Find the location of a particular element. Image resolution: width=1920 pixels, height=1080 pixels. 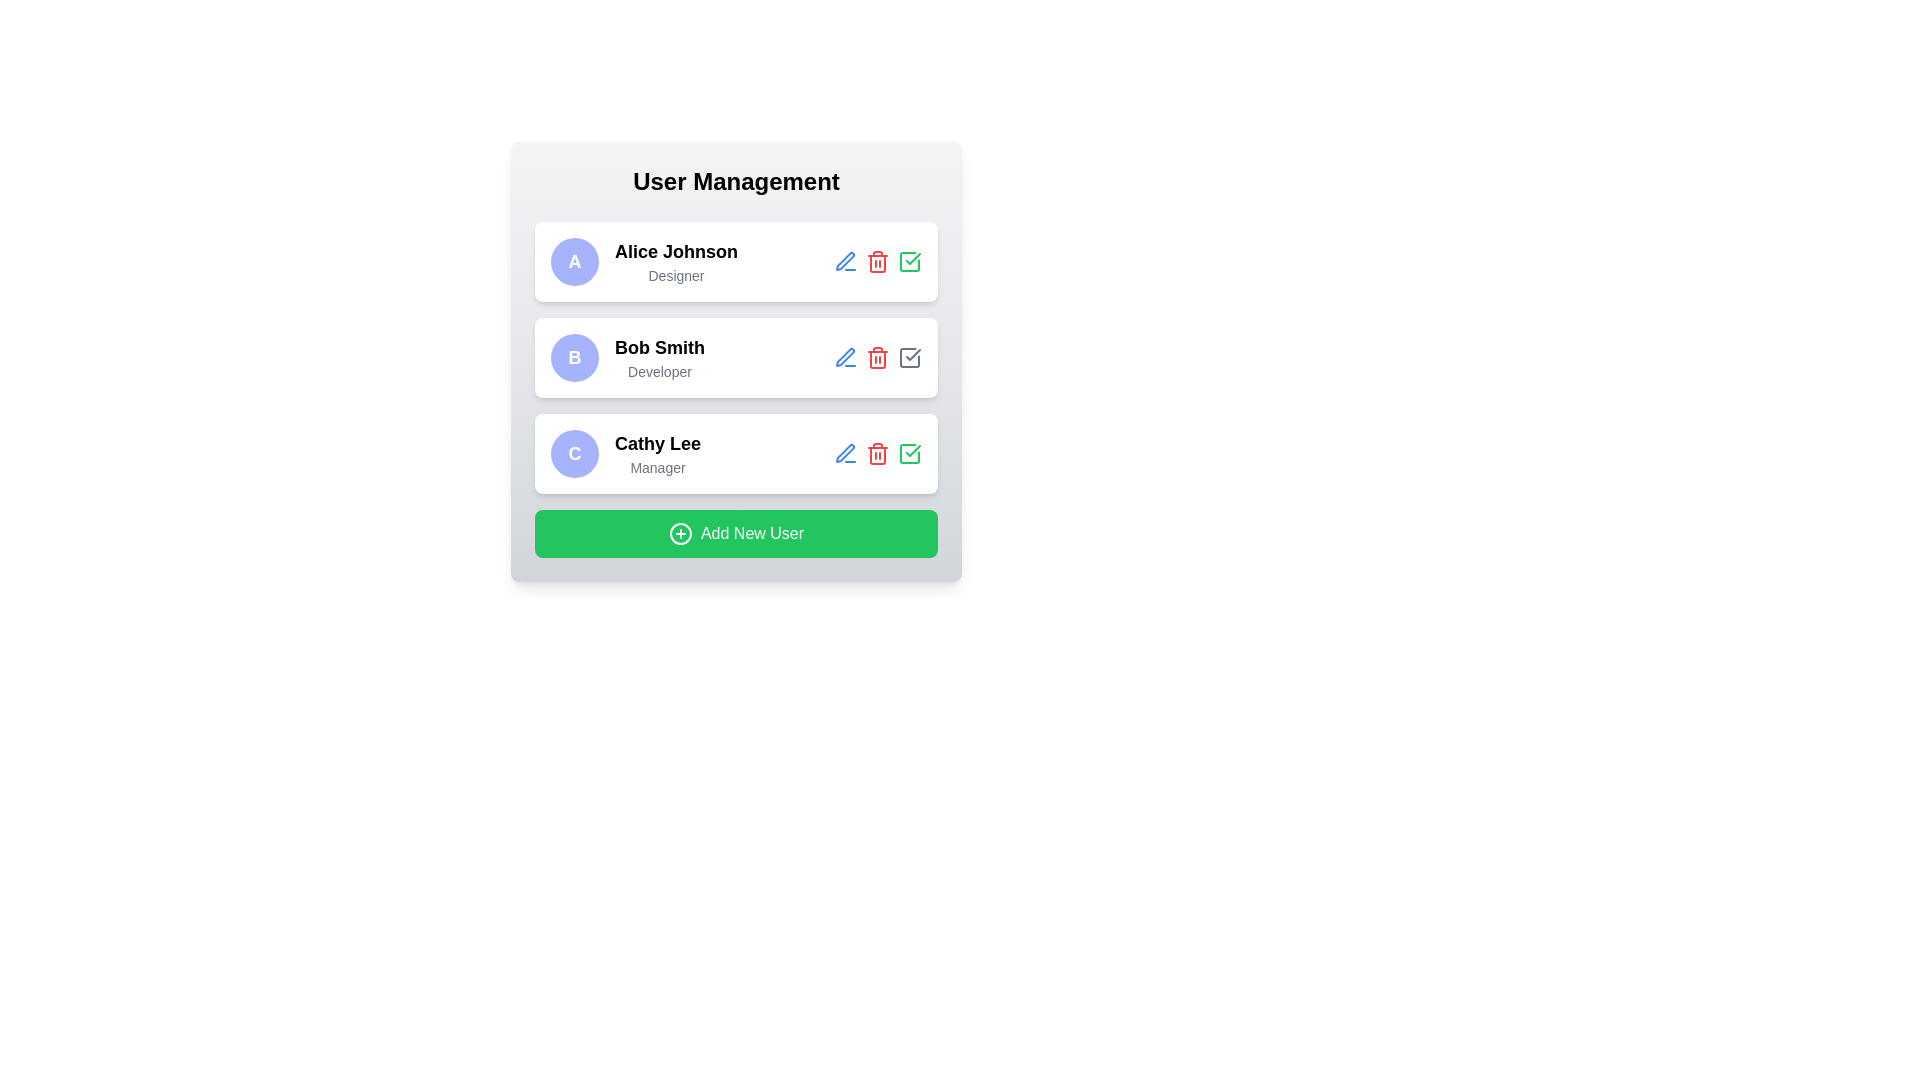

the trash bin icon component in the second entry row for 'Bob Smith - Developer' in the user list interface, indicating its role in deletion functionality is located at coordinates (878, 358).